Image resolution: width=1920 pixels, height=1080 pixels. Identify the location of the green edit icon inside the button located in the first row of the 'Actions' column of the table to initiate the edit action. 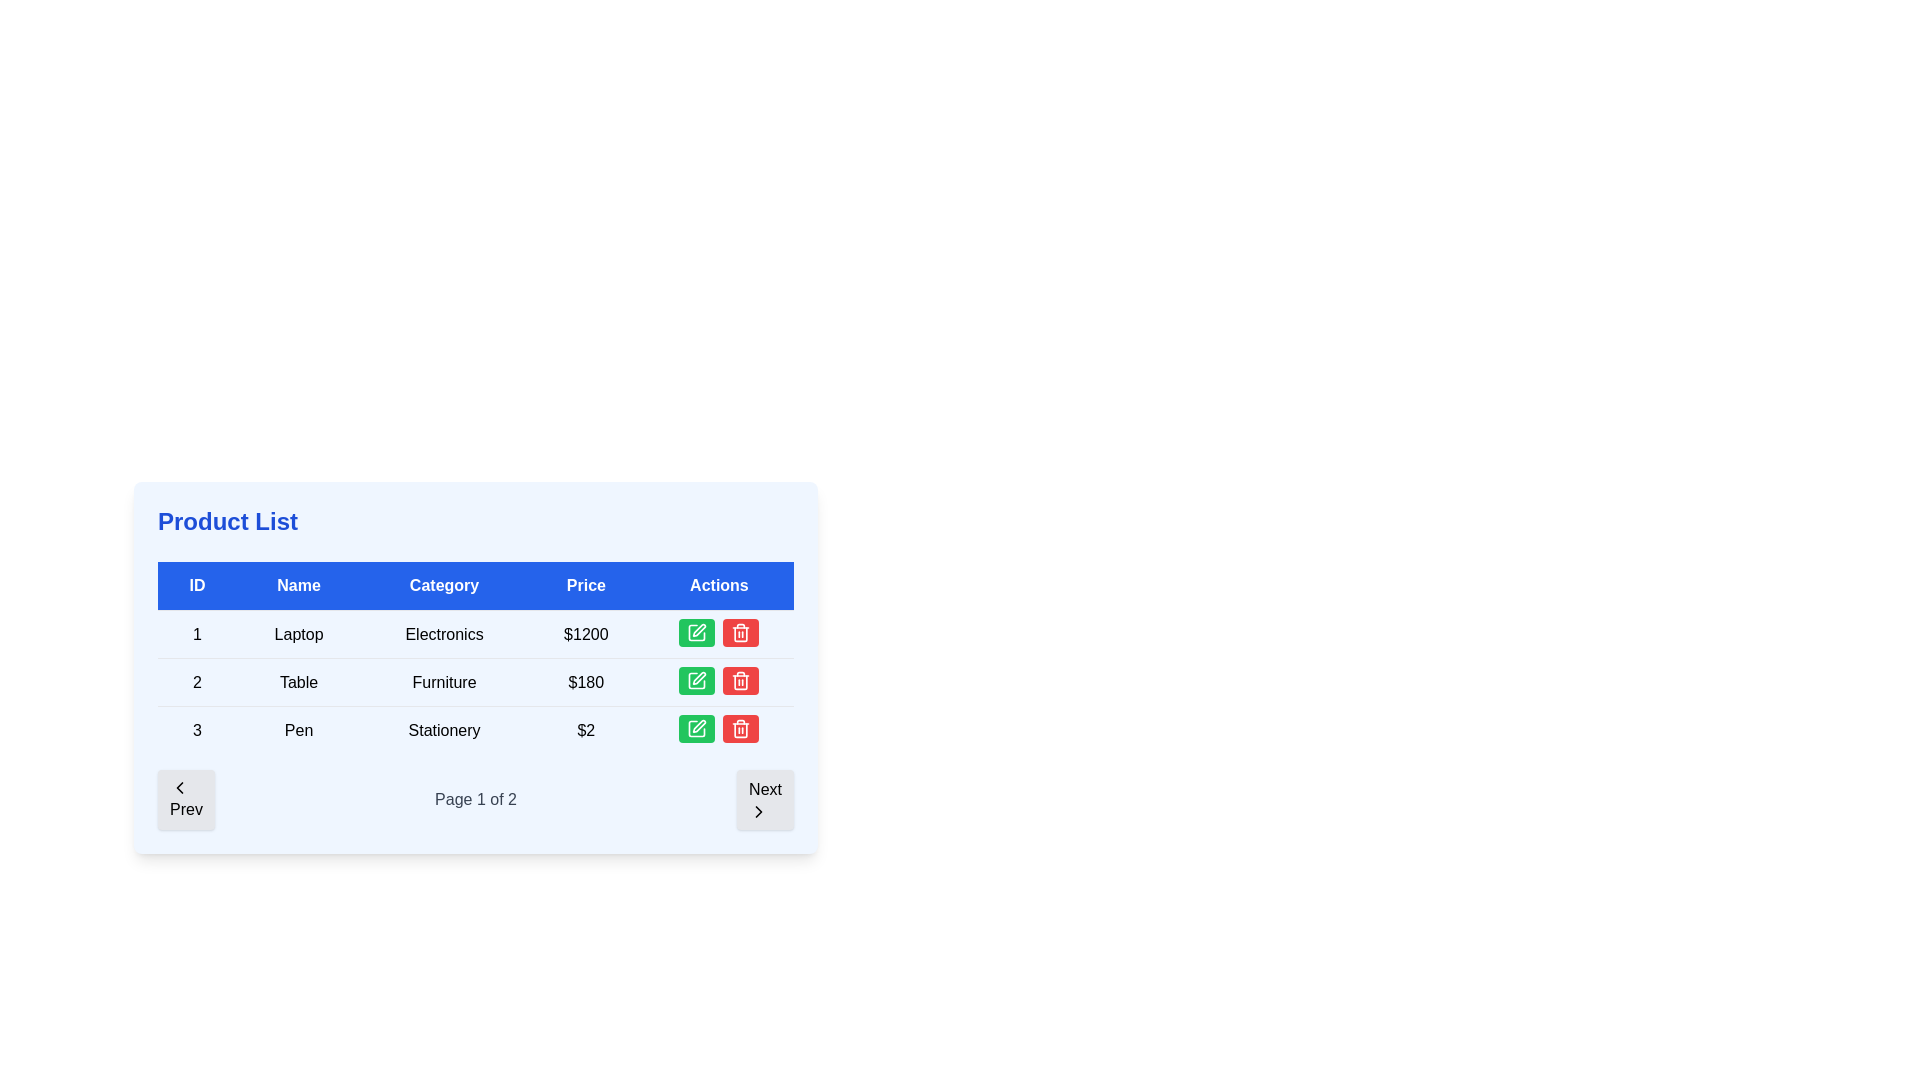
(697, 632).